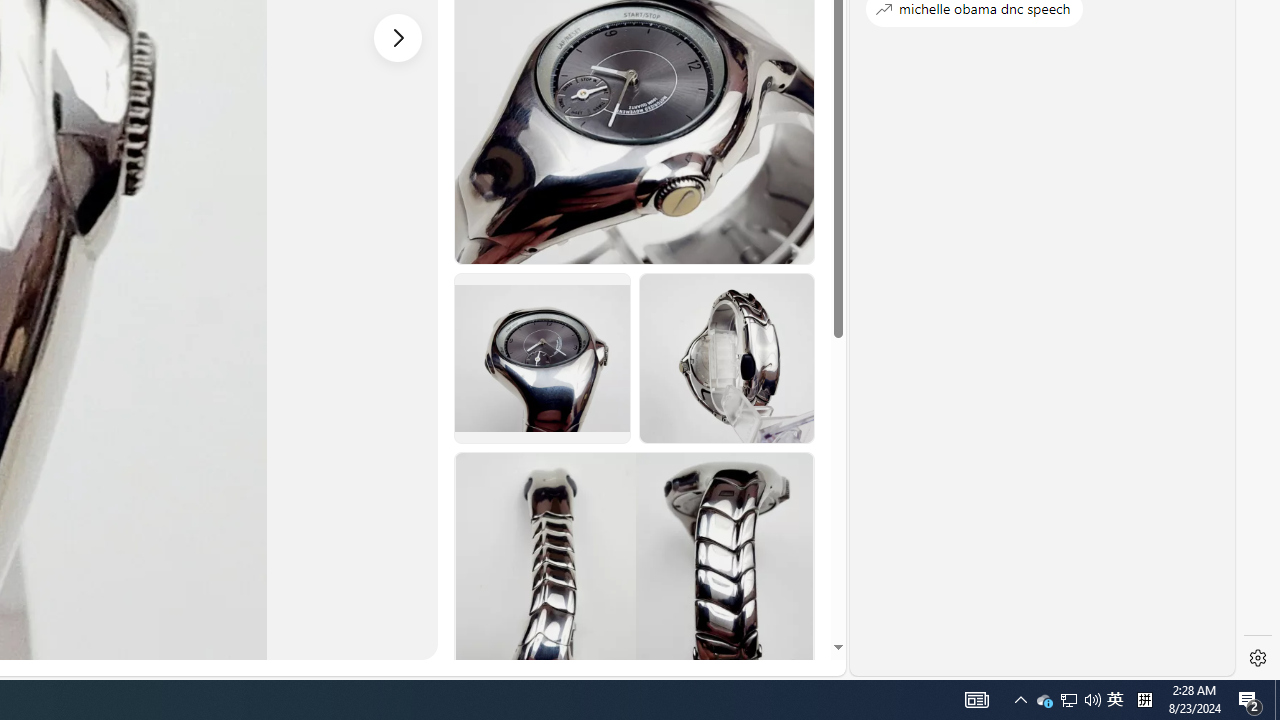  Describe the element at coordinates (398, 37) in the screenshot. I see `'Next image - Item images thumbnails'` at that location.